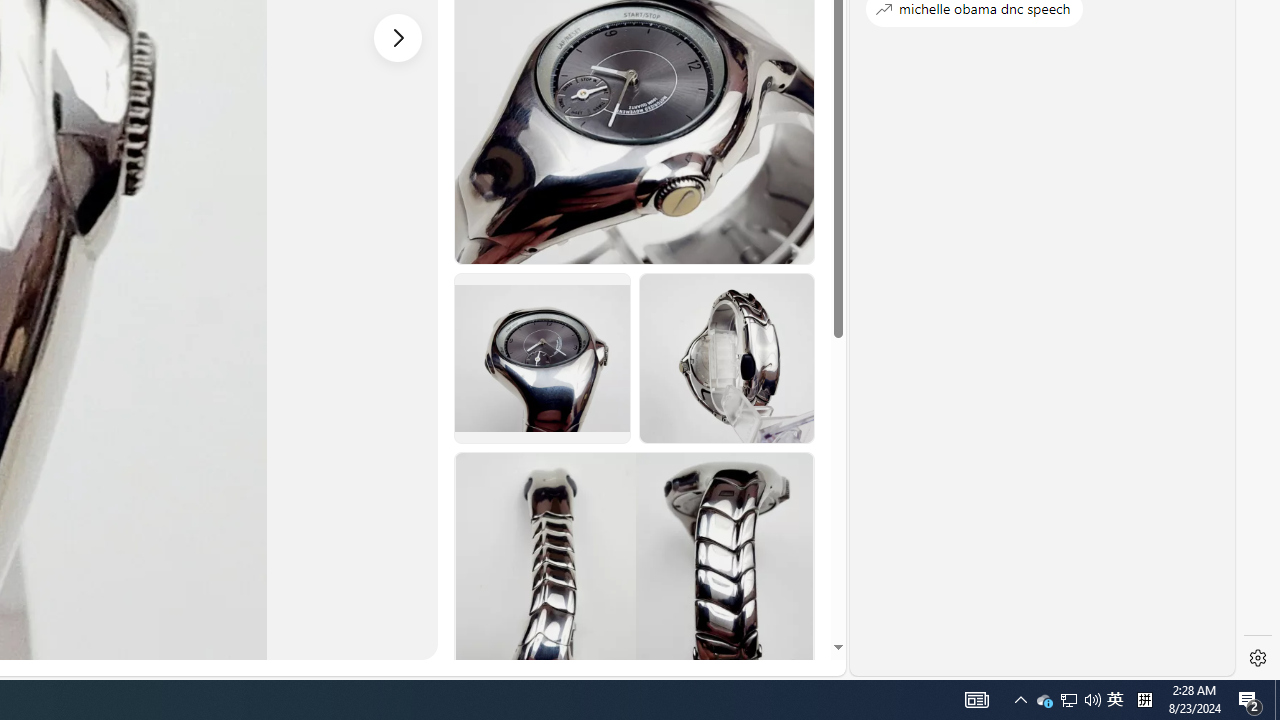  Describe the element at coordinates (398, 37) in the screenshot. I see `'Next image - Item images thumbnails'` at that location.